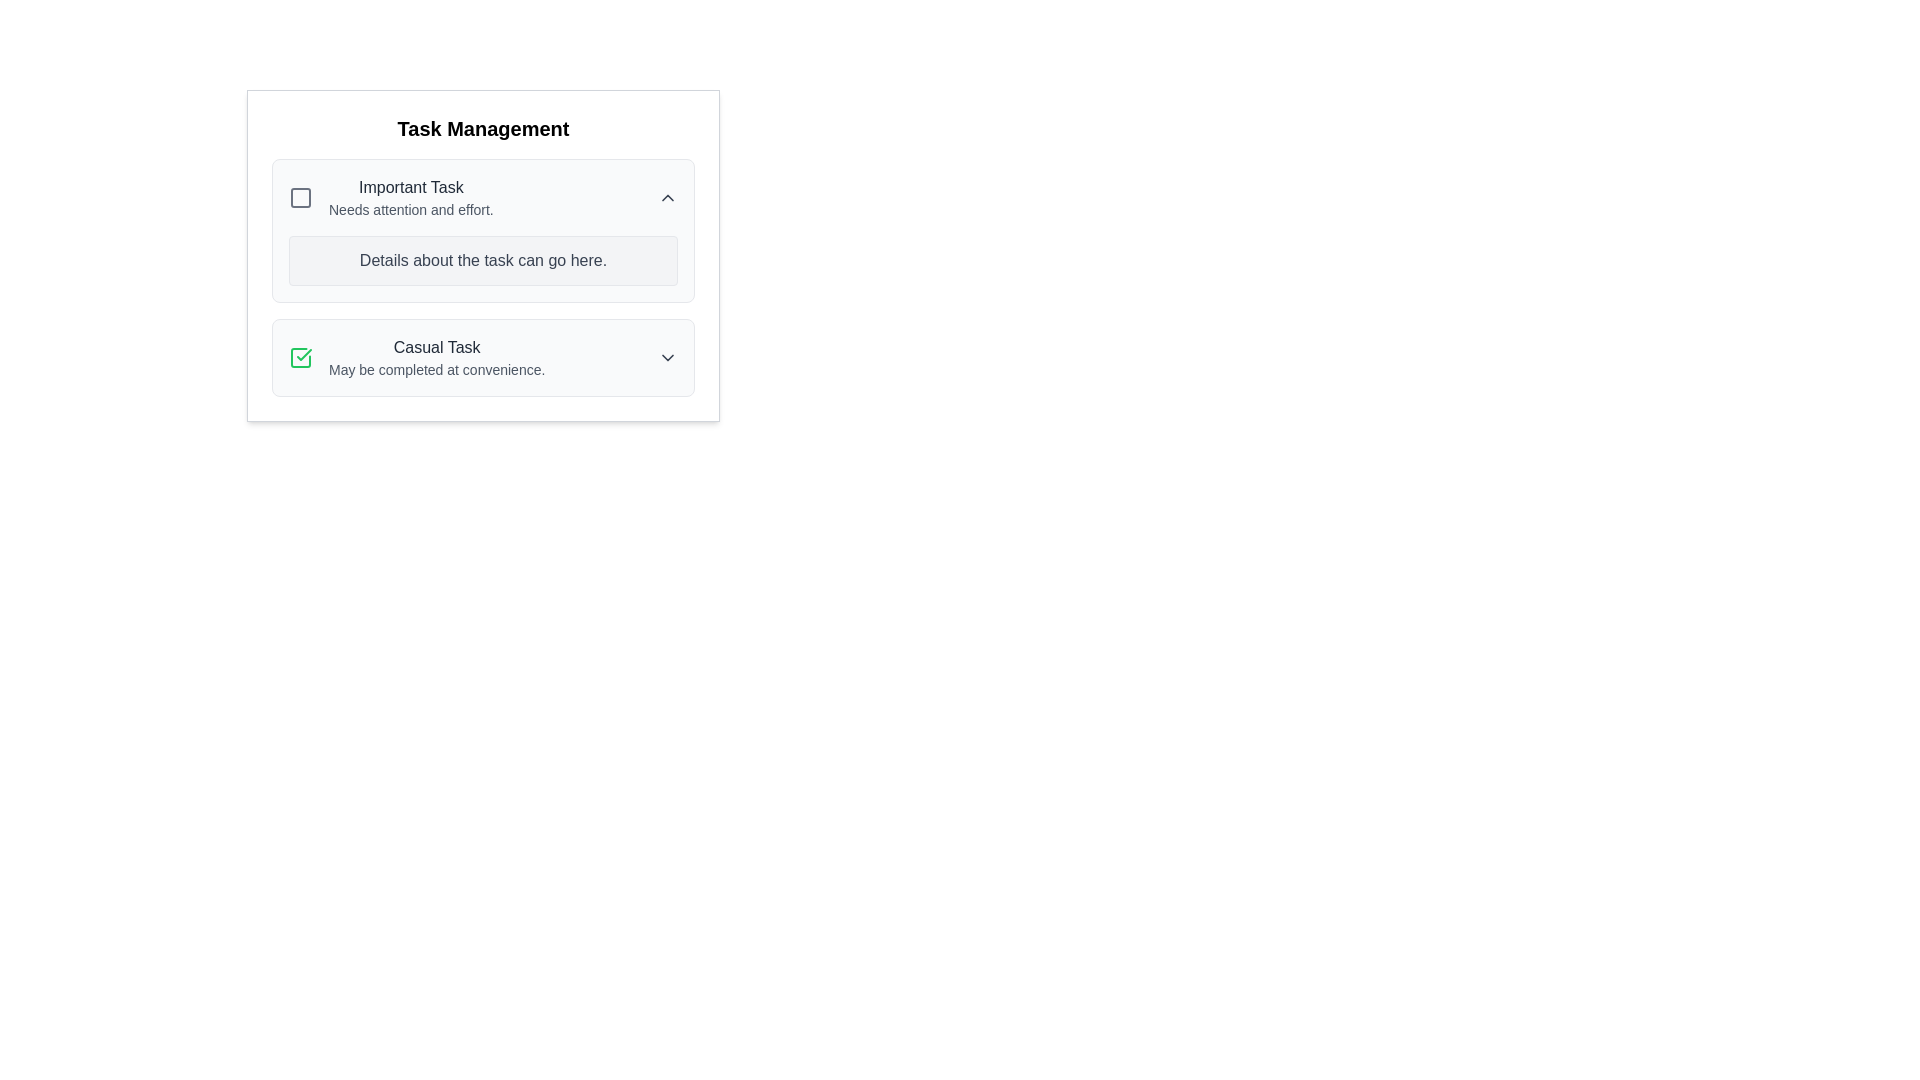  Describe the element at coordinates (303, 353) in the screenshot. I see `the checkmark icon indicating a successfully completed status for the 'Casual Task' item` at that location.